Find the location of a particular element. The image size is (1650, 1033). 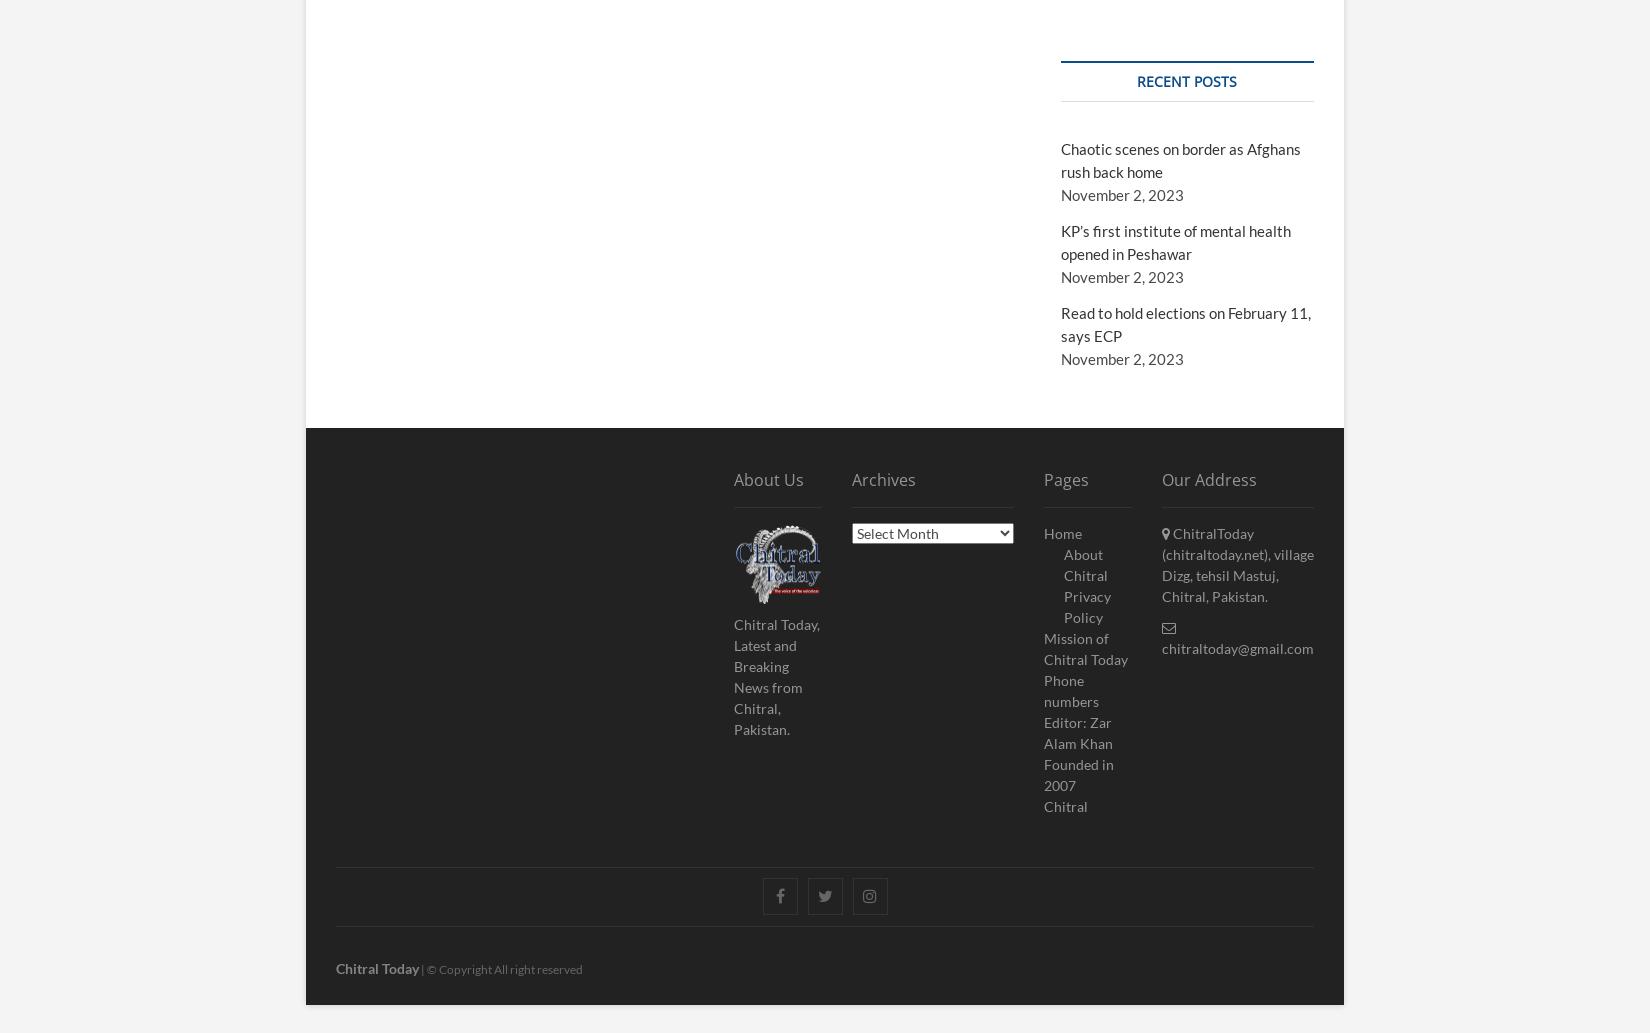

'Our Address' is located at coordinates (1209, 479).